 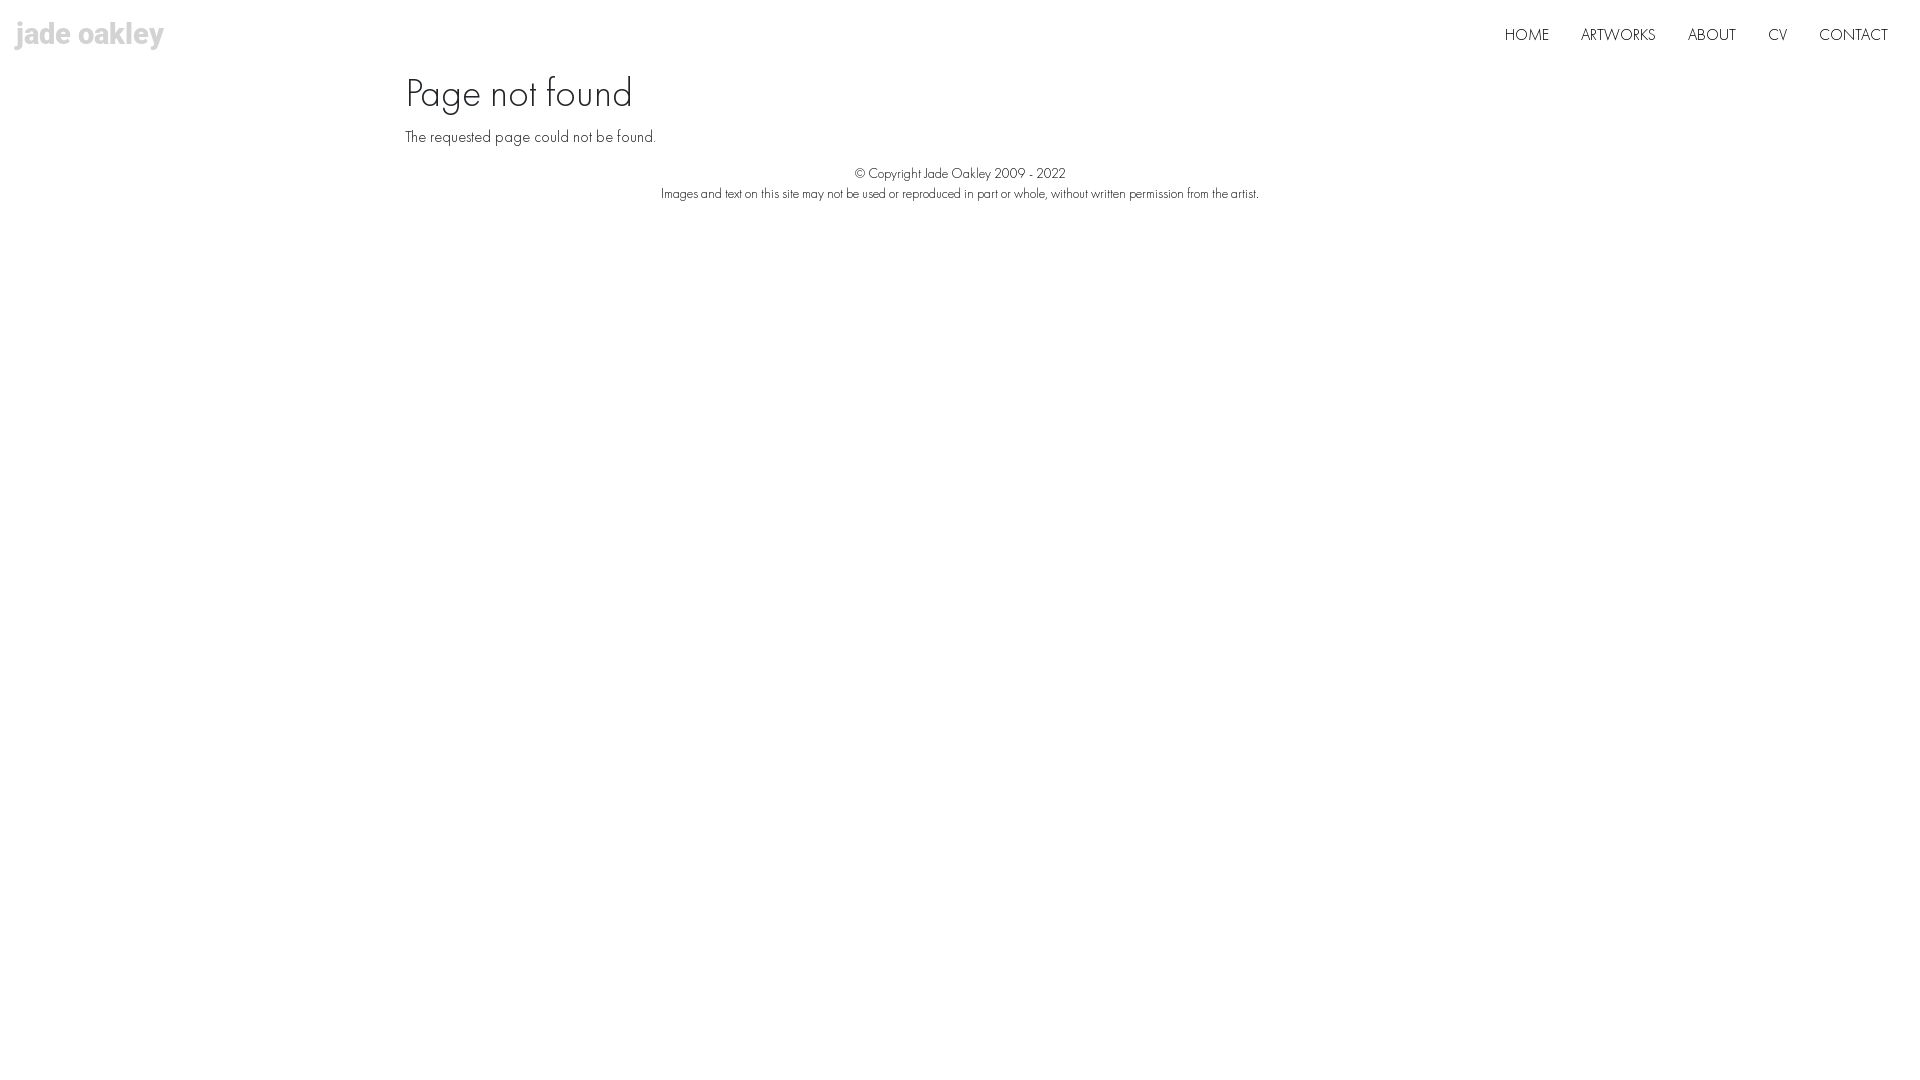 What do you see at coordinates (1618, 34) in the screenshot?
I see `'ARTWORKS'` at bounding box center [1618, 34].